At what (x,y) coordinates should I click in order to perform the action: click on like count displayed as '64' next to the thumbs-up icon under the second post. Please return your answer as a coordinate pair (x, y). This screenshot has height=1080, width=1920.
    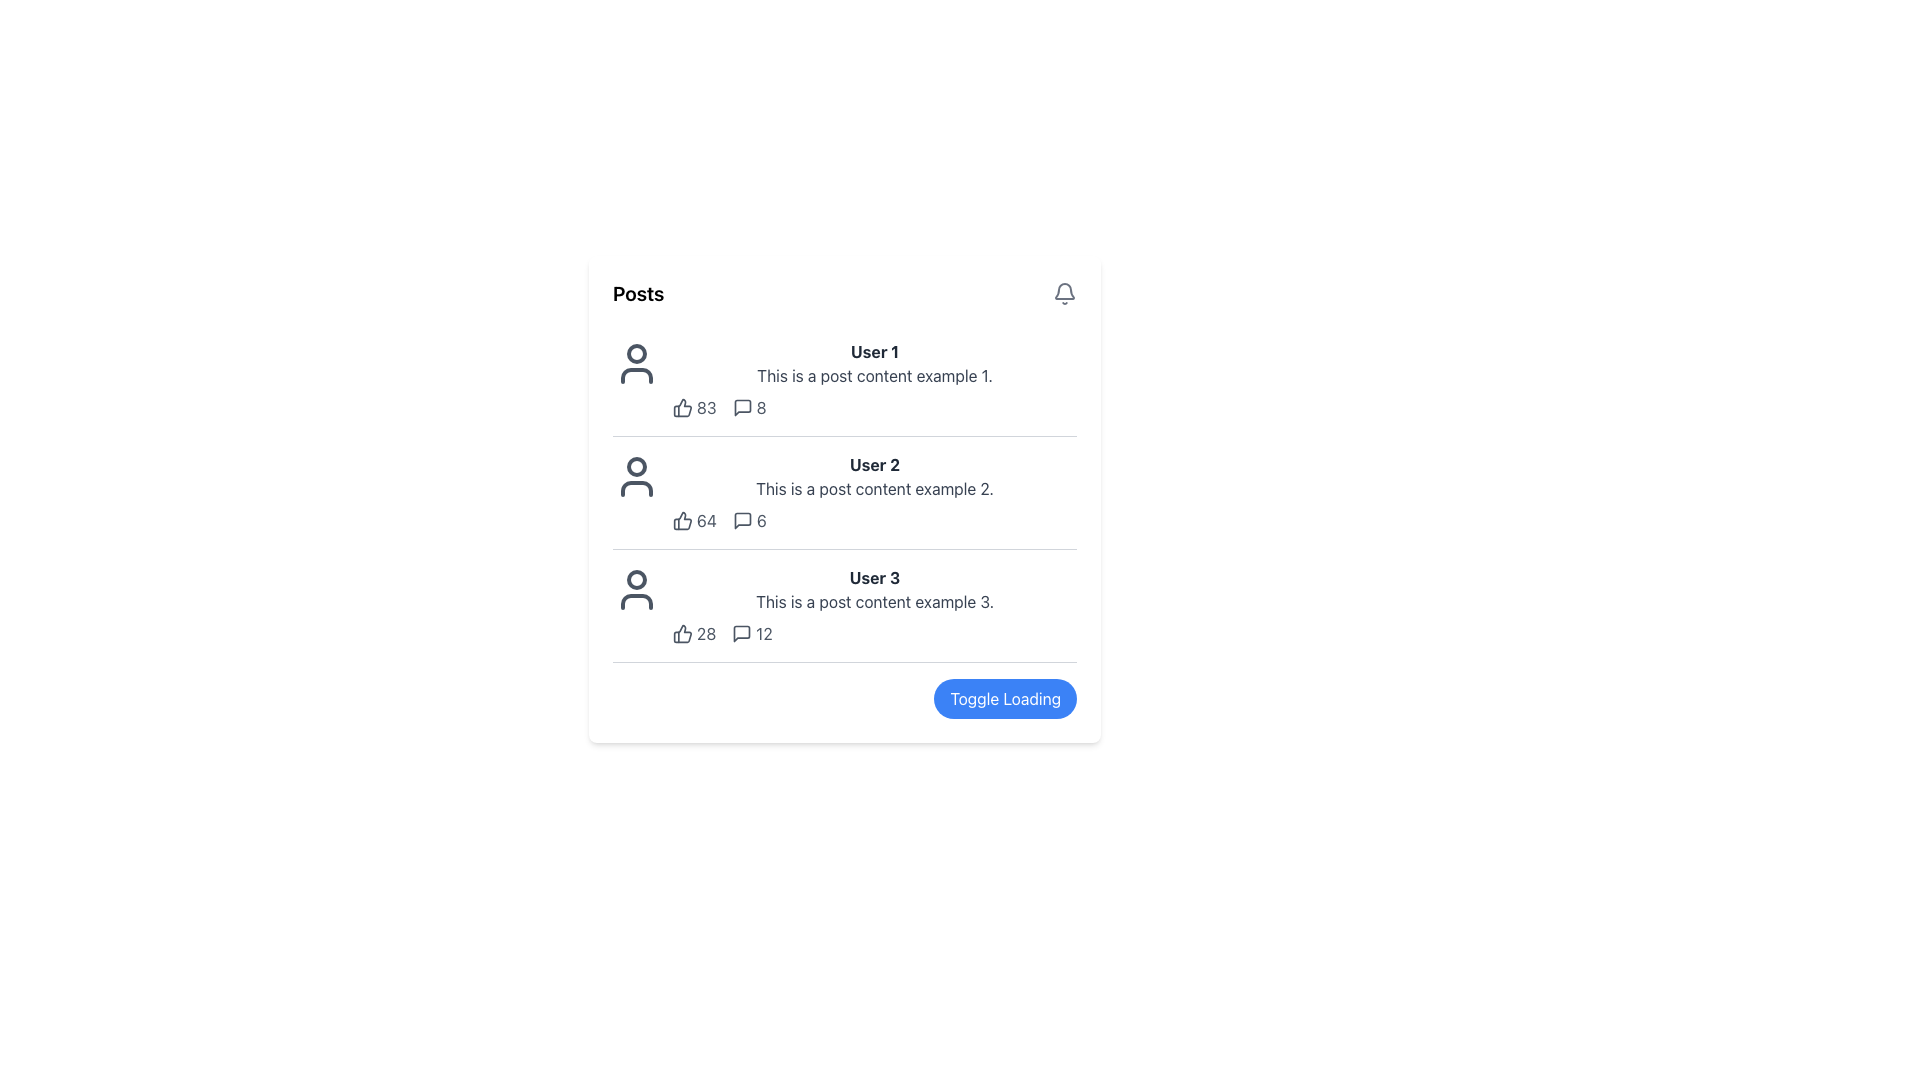
    Looking at the image, I should click on (694, 519).